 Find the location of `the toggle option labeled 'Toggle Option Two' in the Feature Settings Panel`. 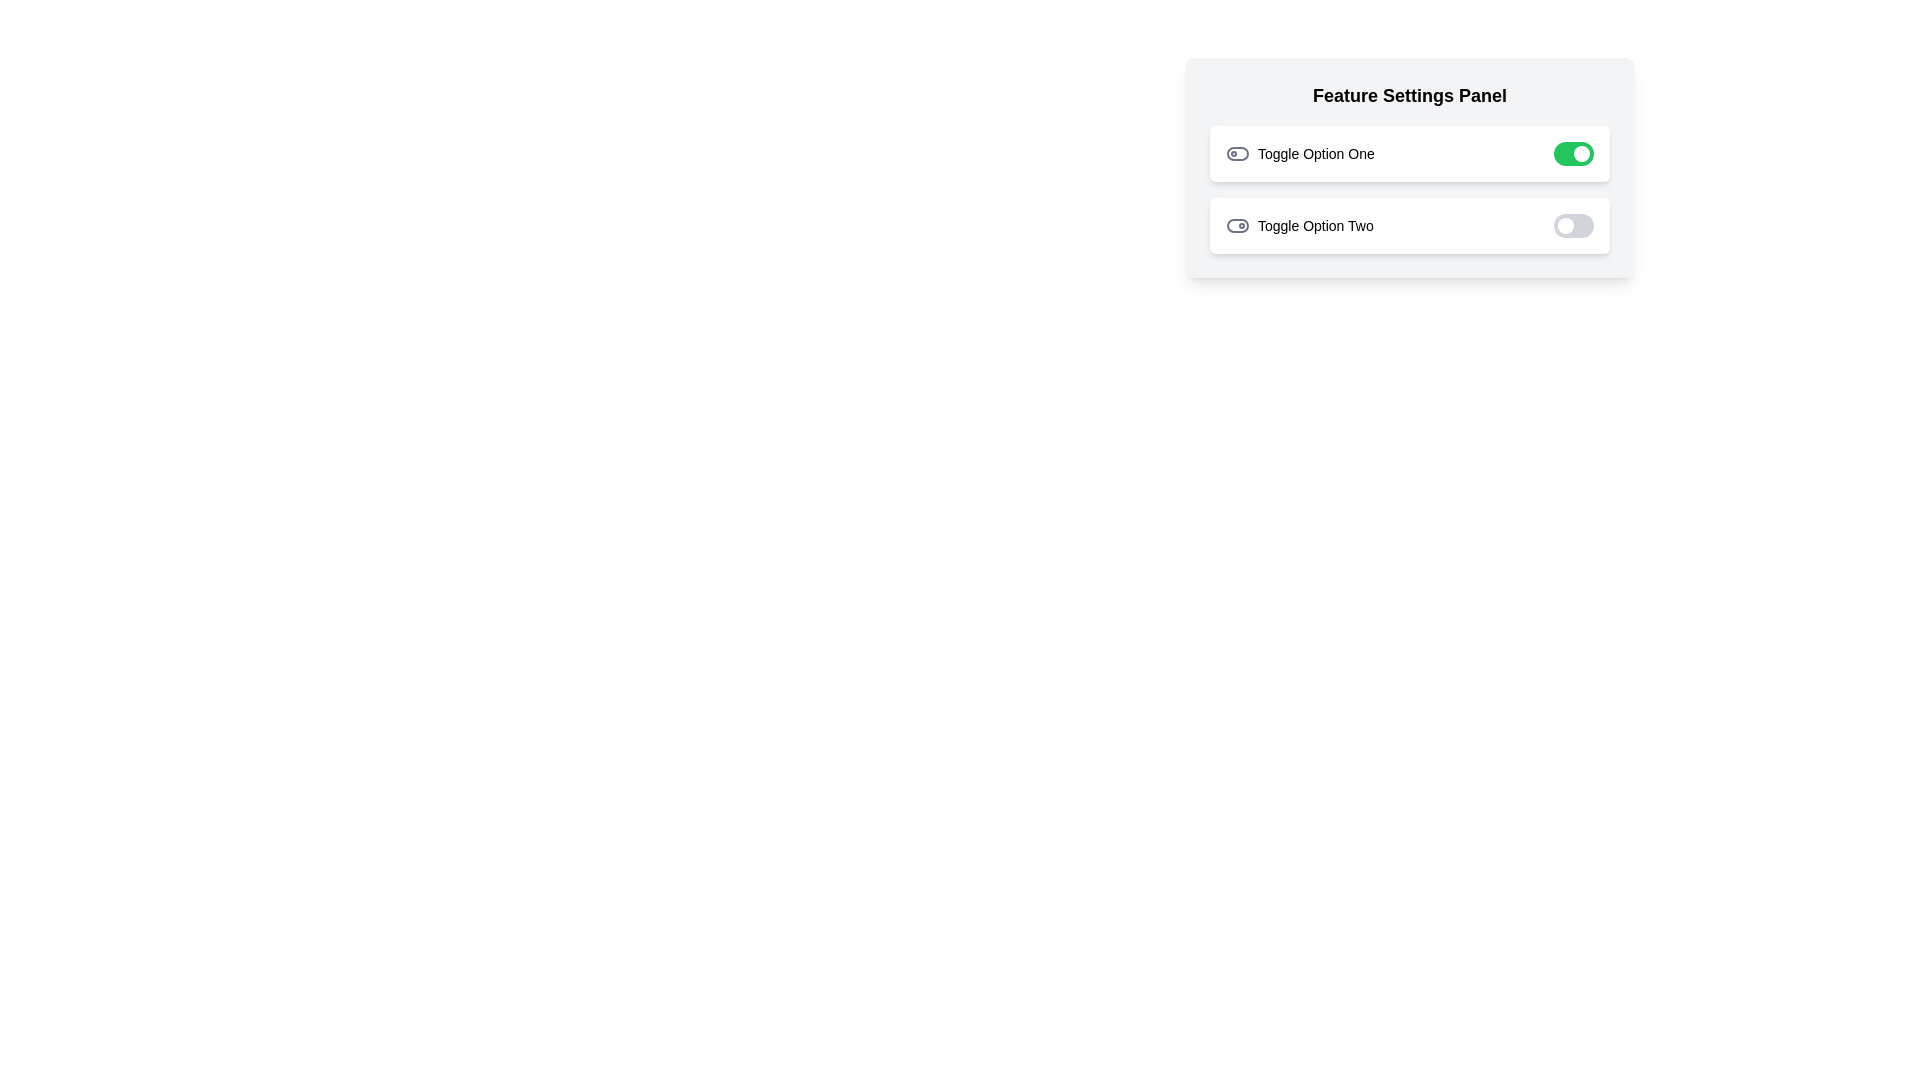

the toggle option labeled 'Toggle Option Two' in the Feature Settings Panel is located at coordinates (1299, 225).